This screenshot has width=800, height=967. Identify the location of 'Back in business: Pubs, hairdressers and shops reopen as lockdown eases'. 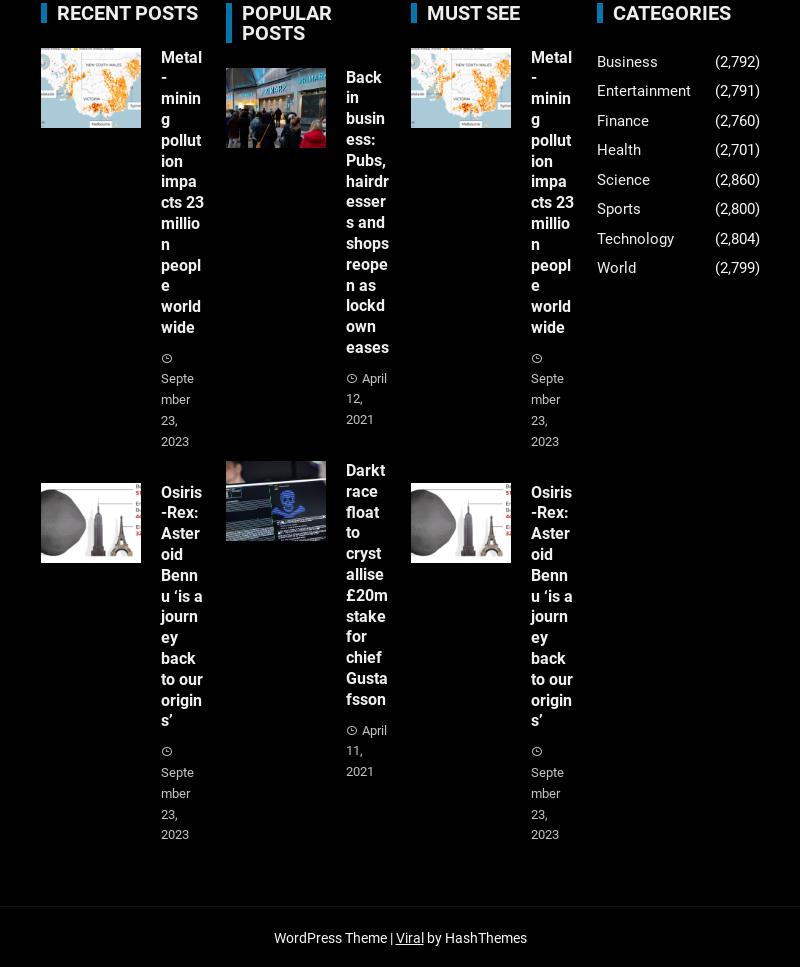
(367, 210).